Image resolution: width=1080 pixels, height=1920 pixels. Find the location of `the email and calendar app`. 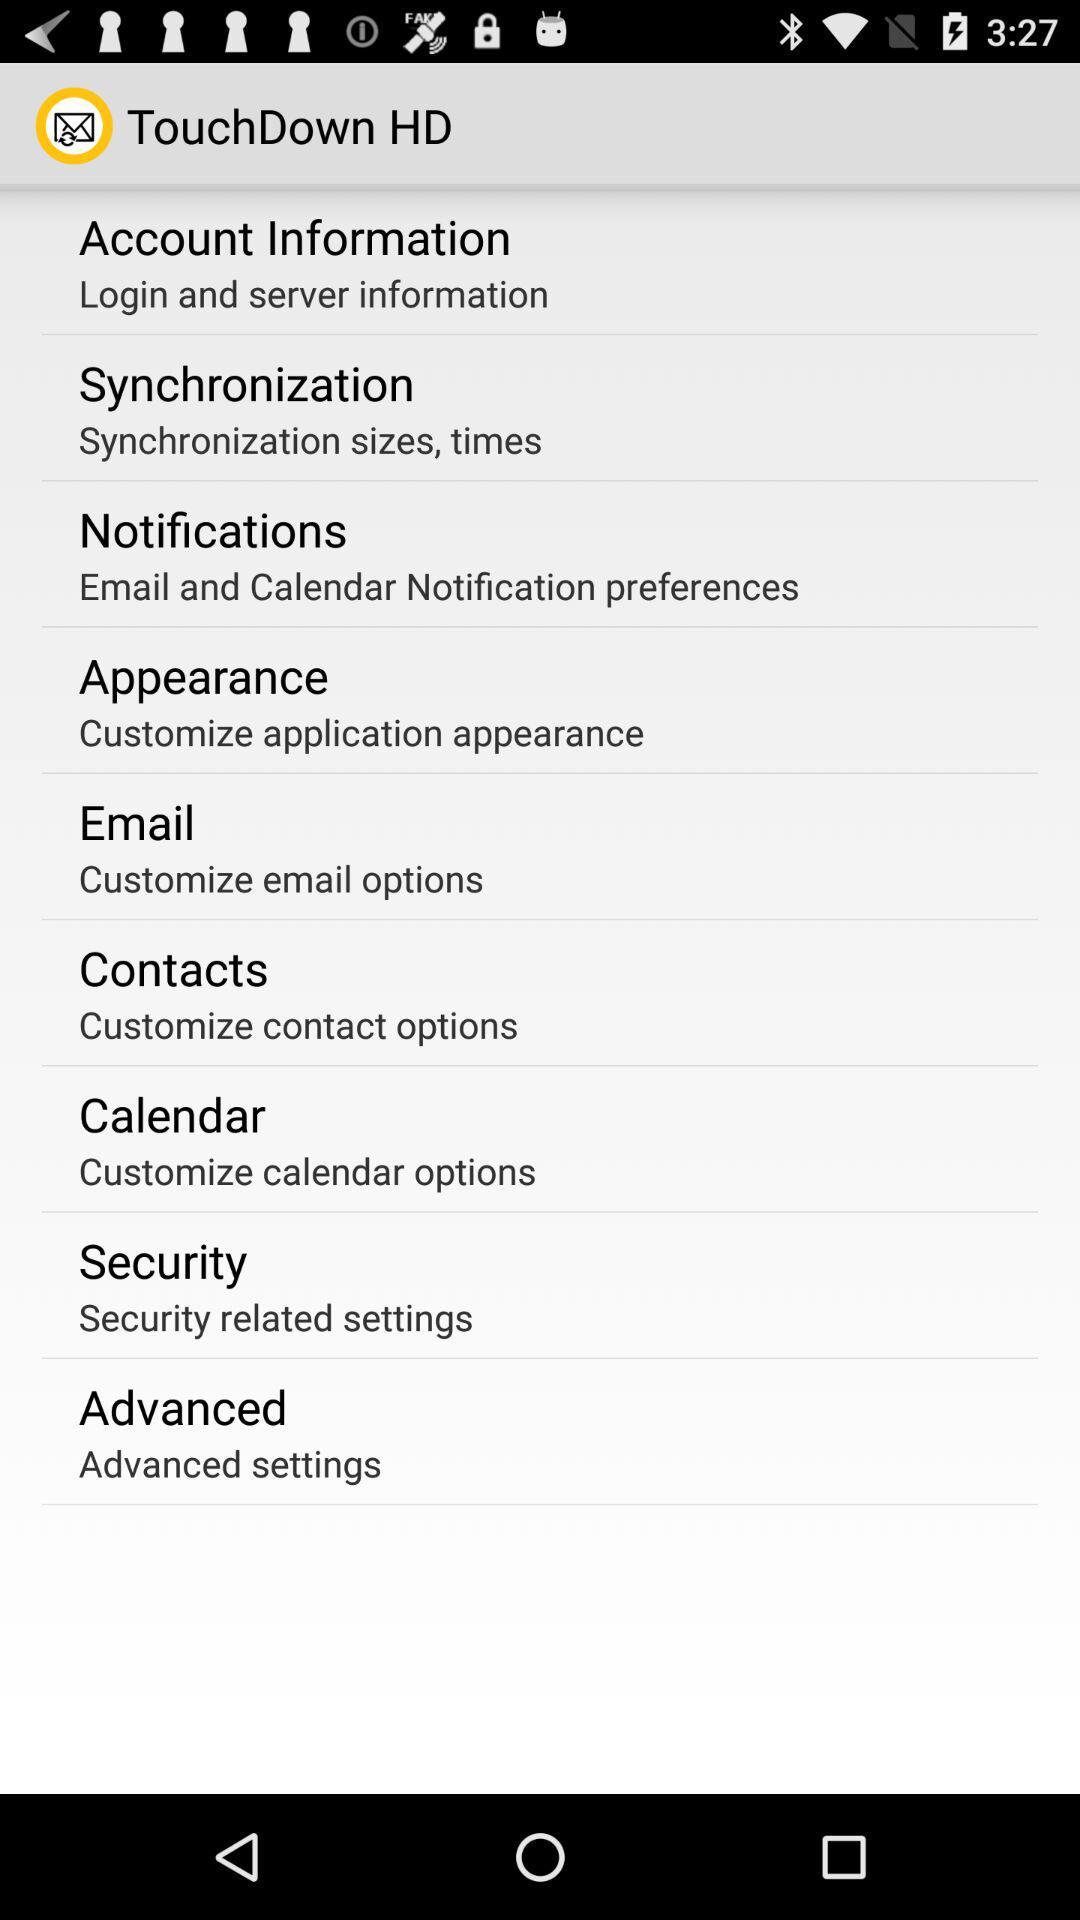

the email and calendar app is located at coordinates (438, 584).